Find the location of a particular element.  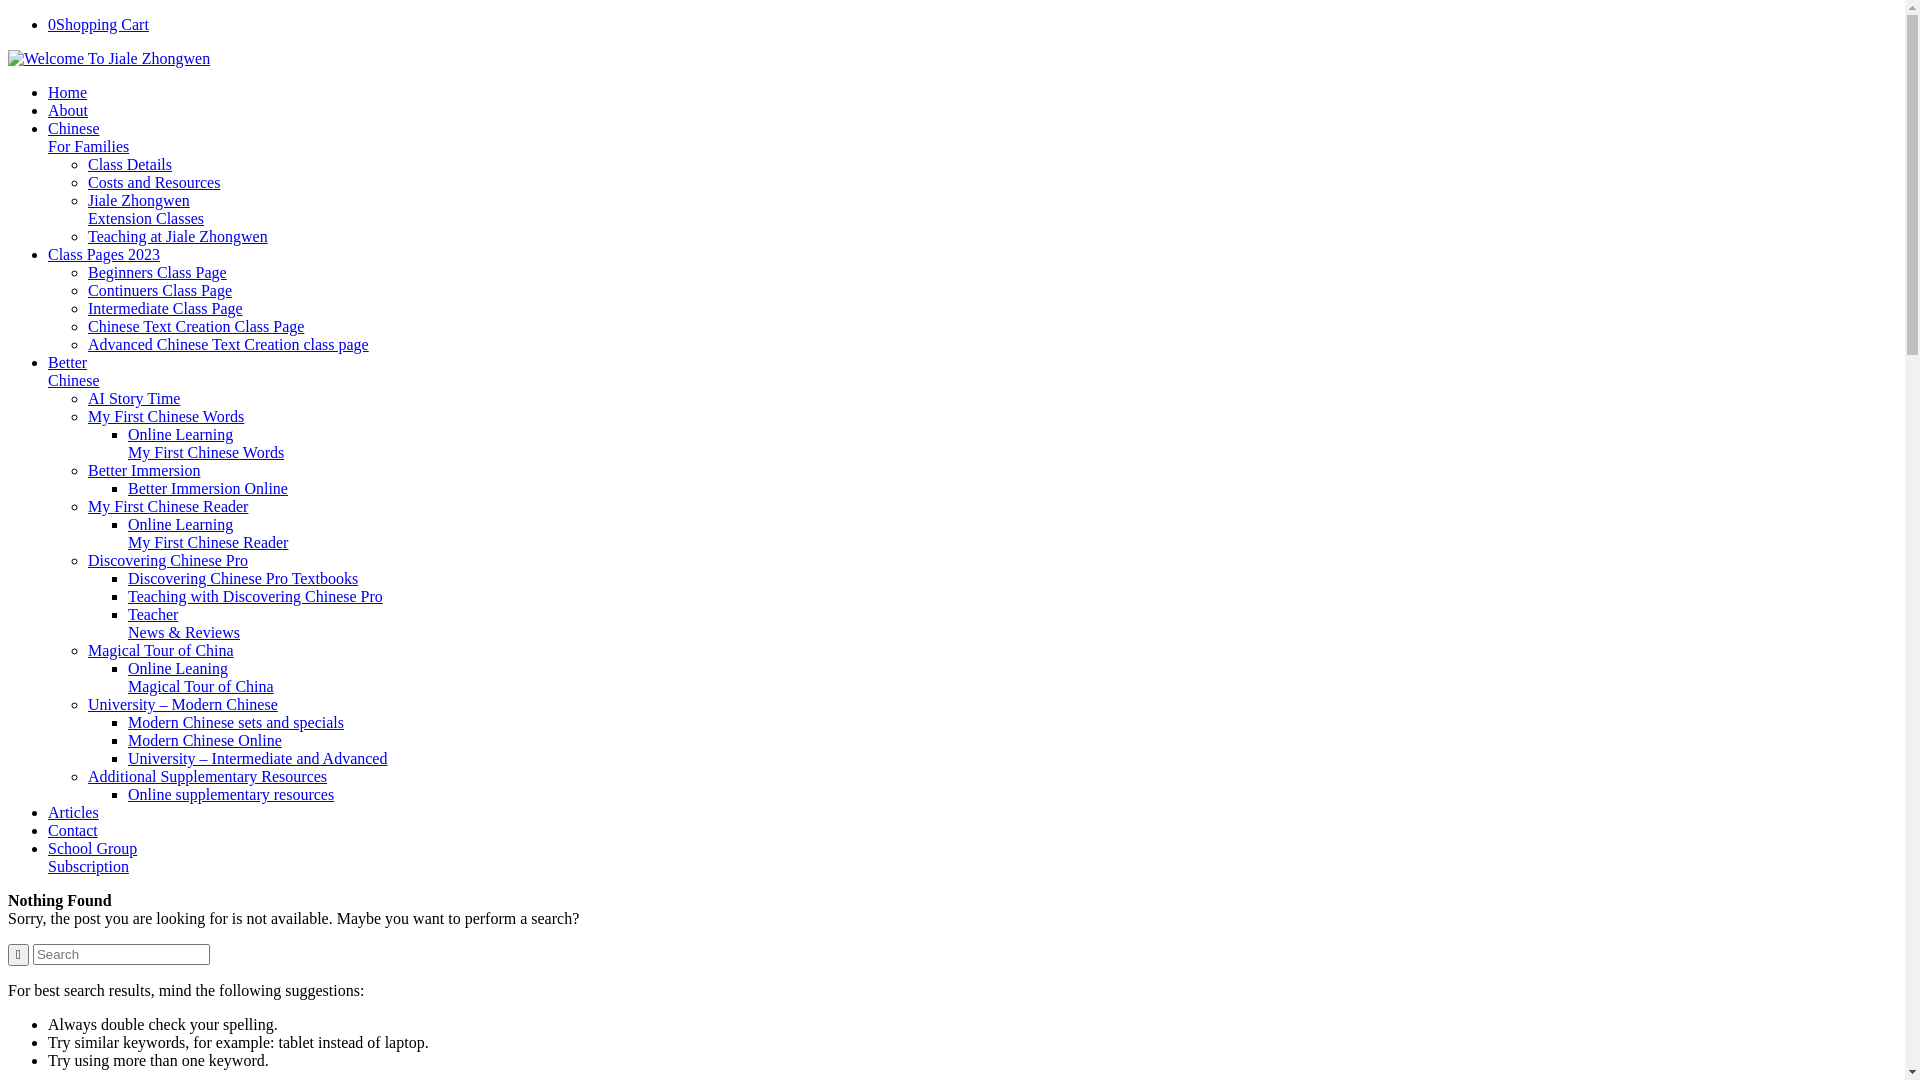

'Better Immersion' is located at coordinates (143, 470).